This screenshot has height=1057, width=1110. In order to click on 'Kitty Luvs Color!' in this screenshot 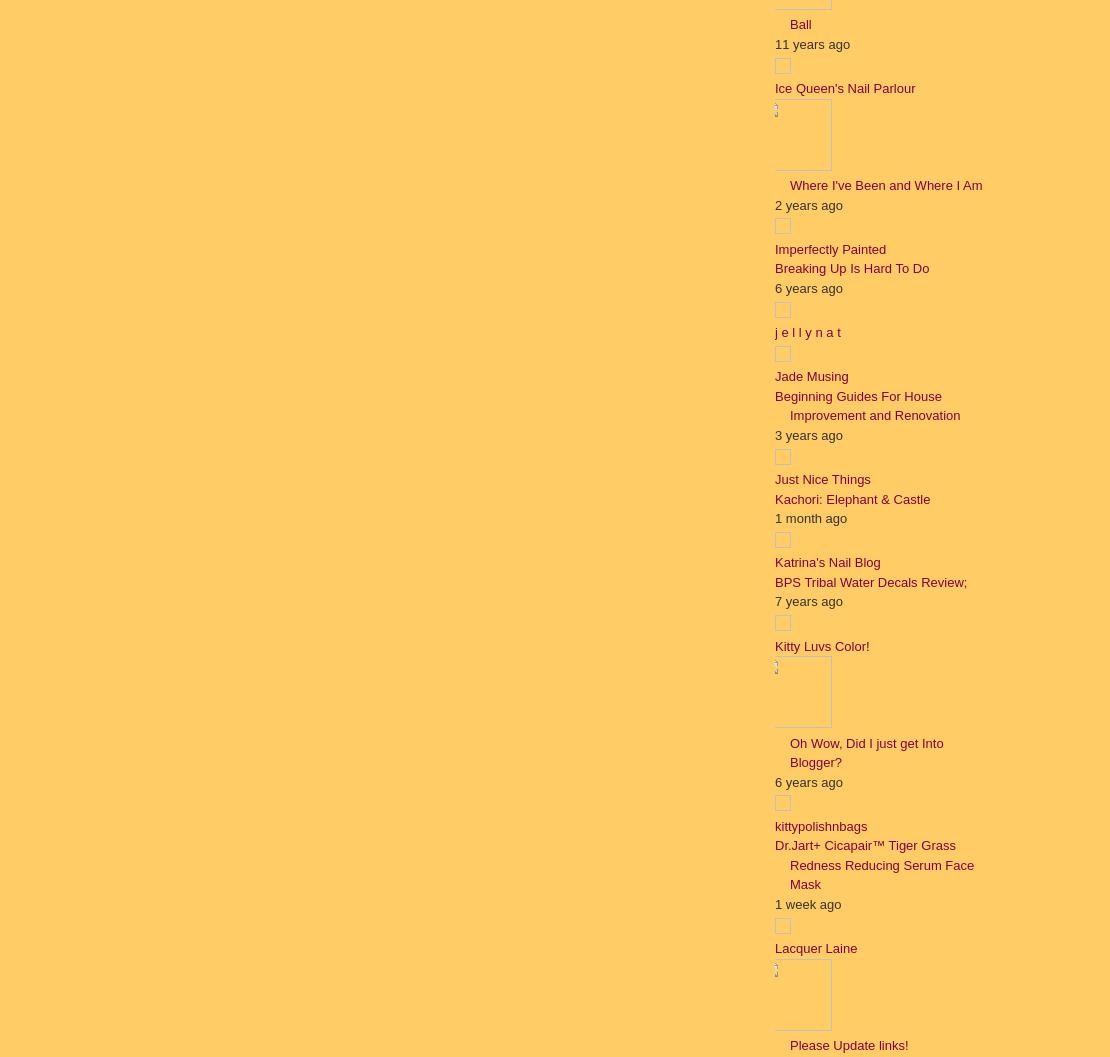, I will do `click(821, 645)`.